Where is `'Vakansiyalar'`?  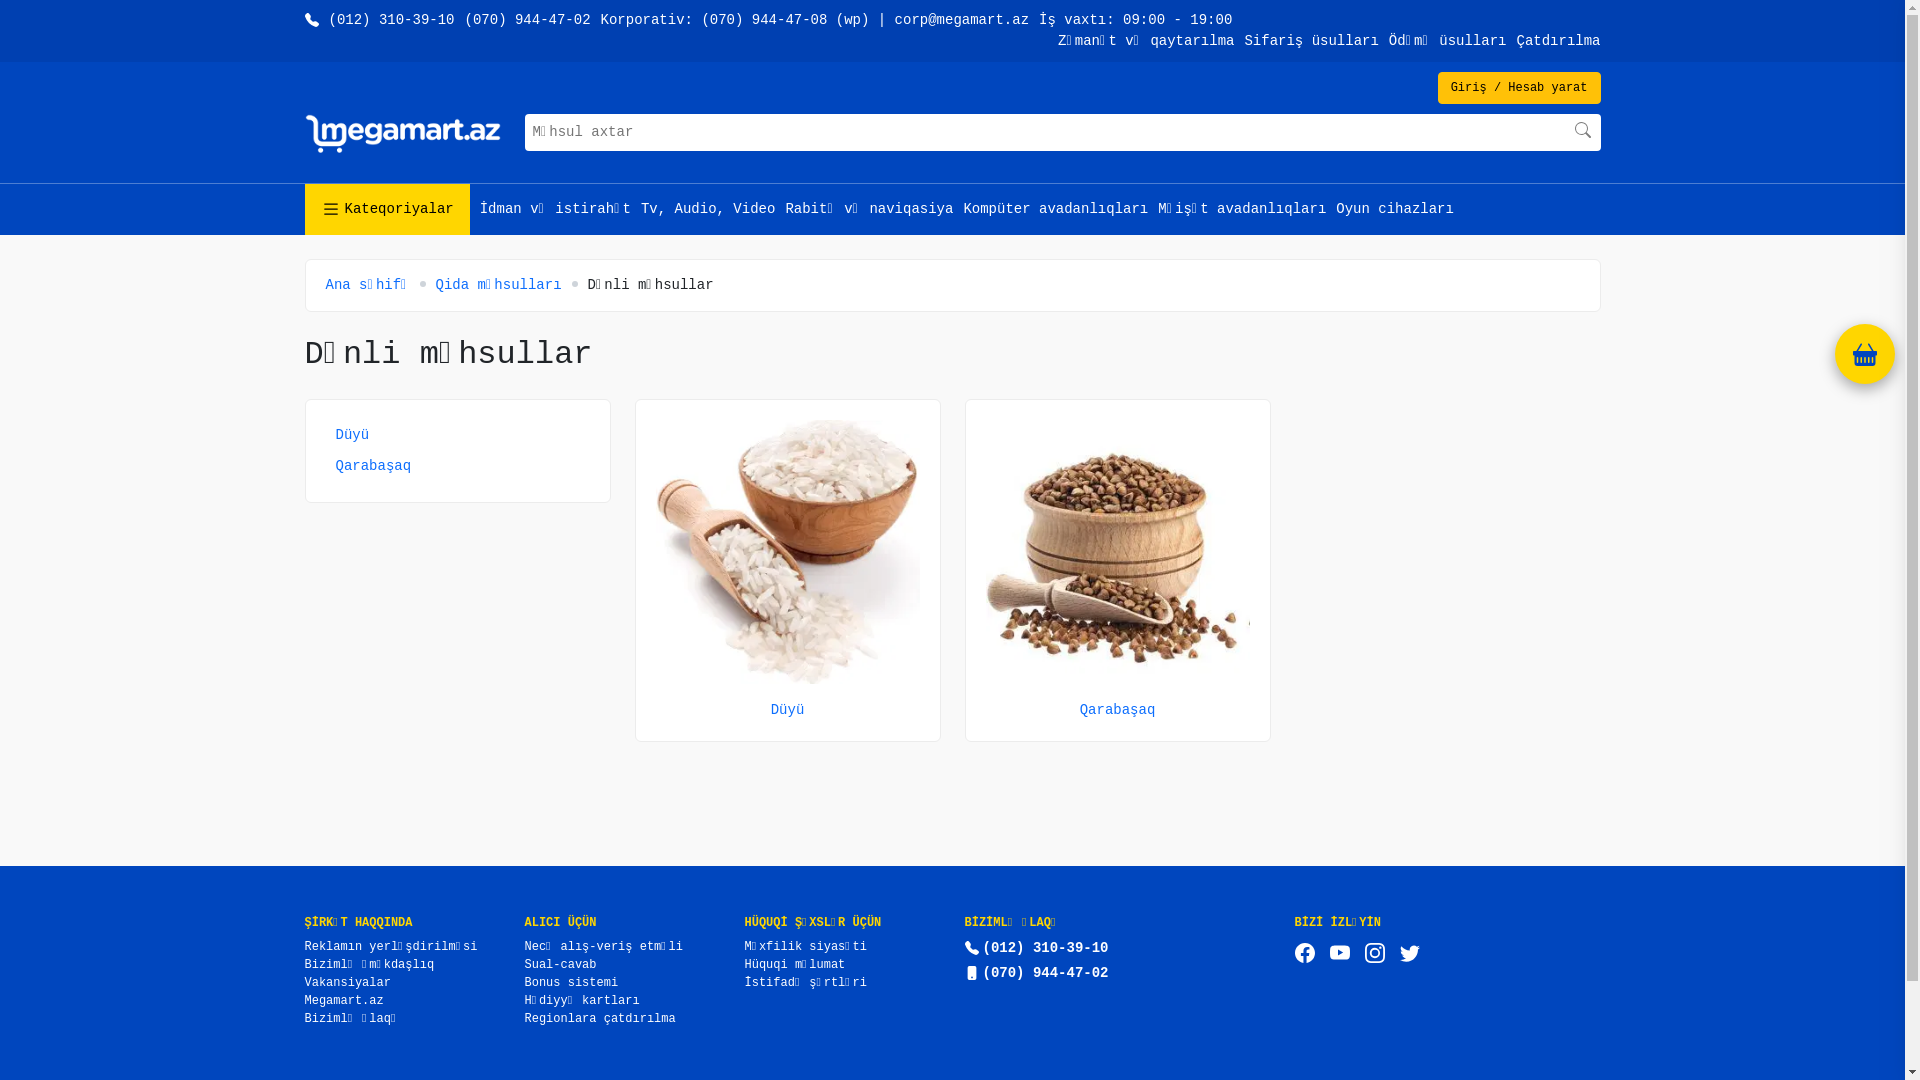
'Vakansiyalar' is located at coordinates (346, 982).